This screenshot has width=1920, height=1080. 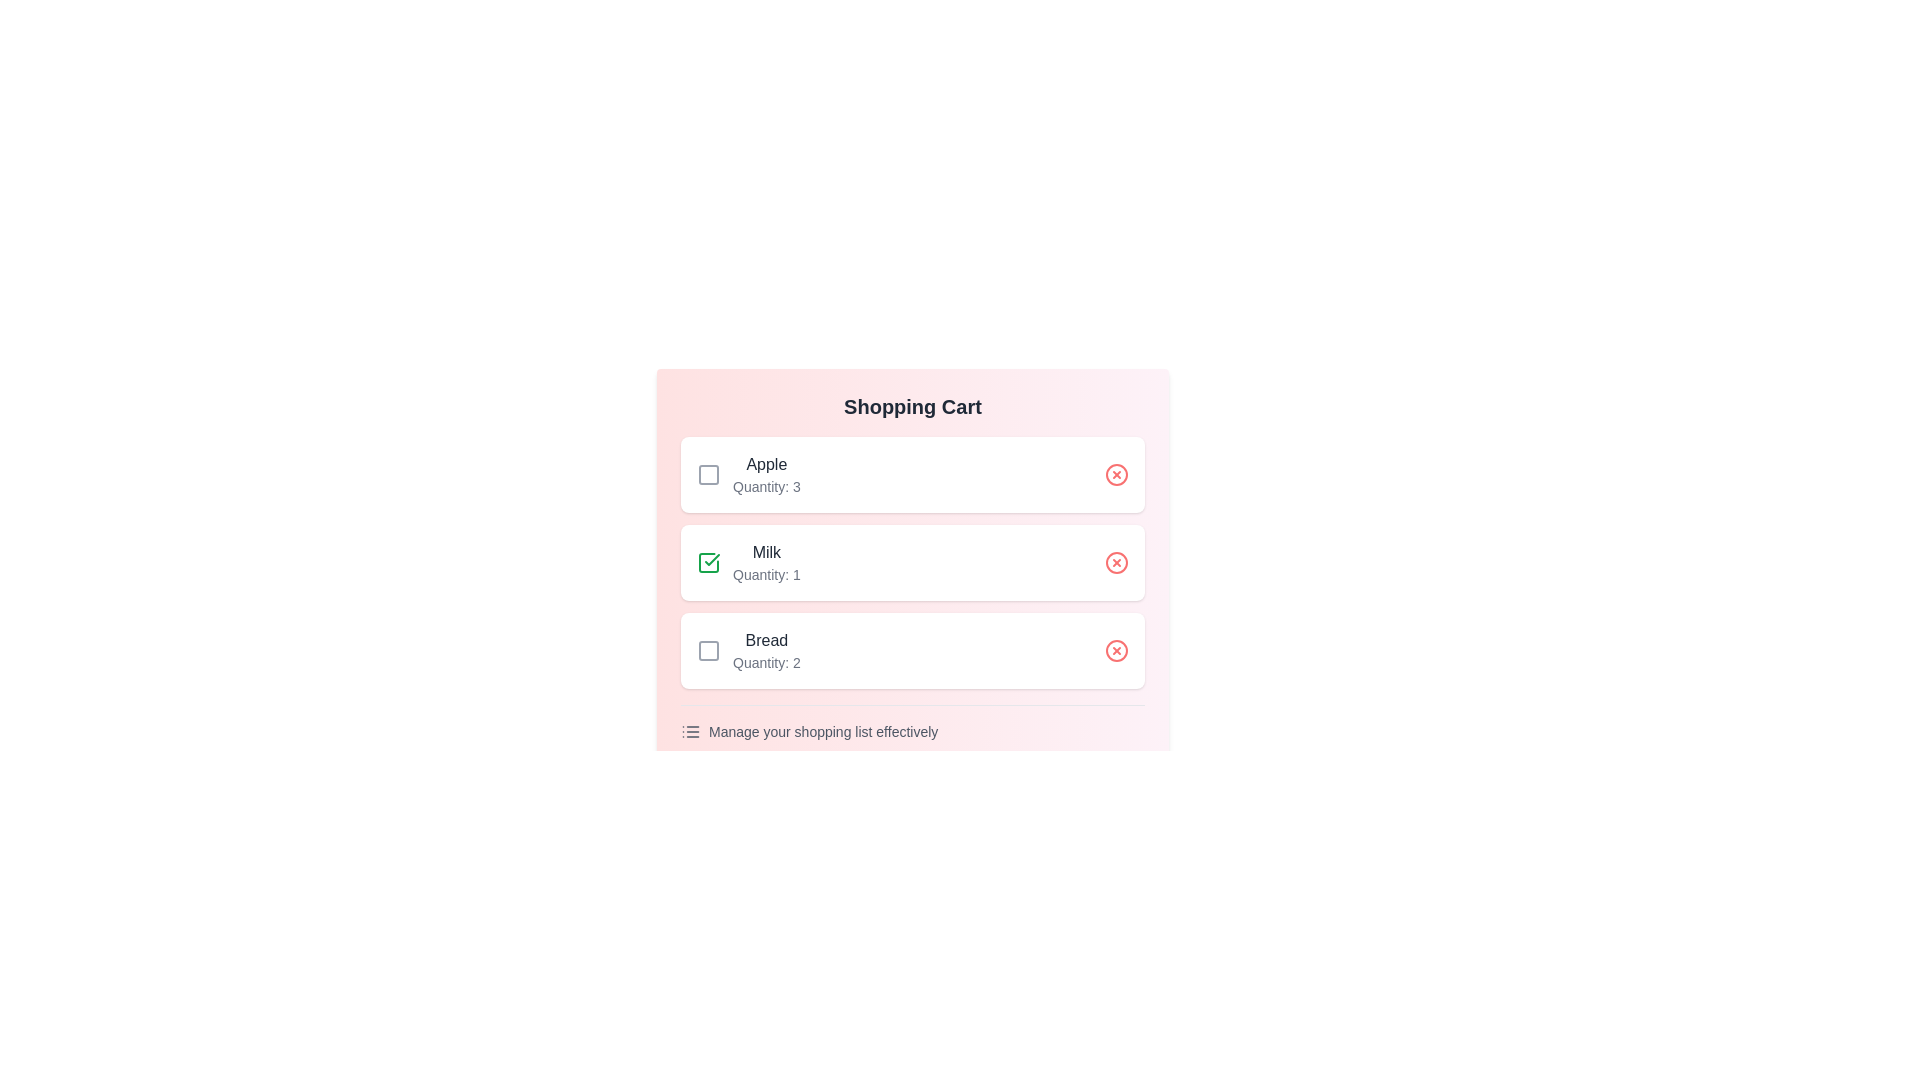 What do you see at coordinates (709, 563) in the screenshot?
I see `checkbox for the item titled Milk to toggle its bought status` at bounding box center [709, 563].